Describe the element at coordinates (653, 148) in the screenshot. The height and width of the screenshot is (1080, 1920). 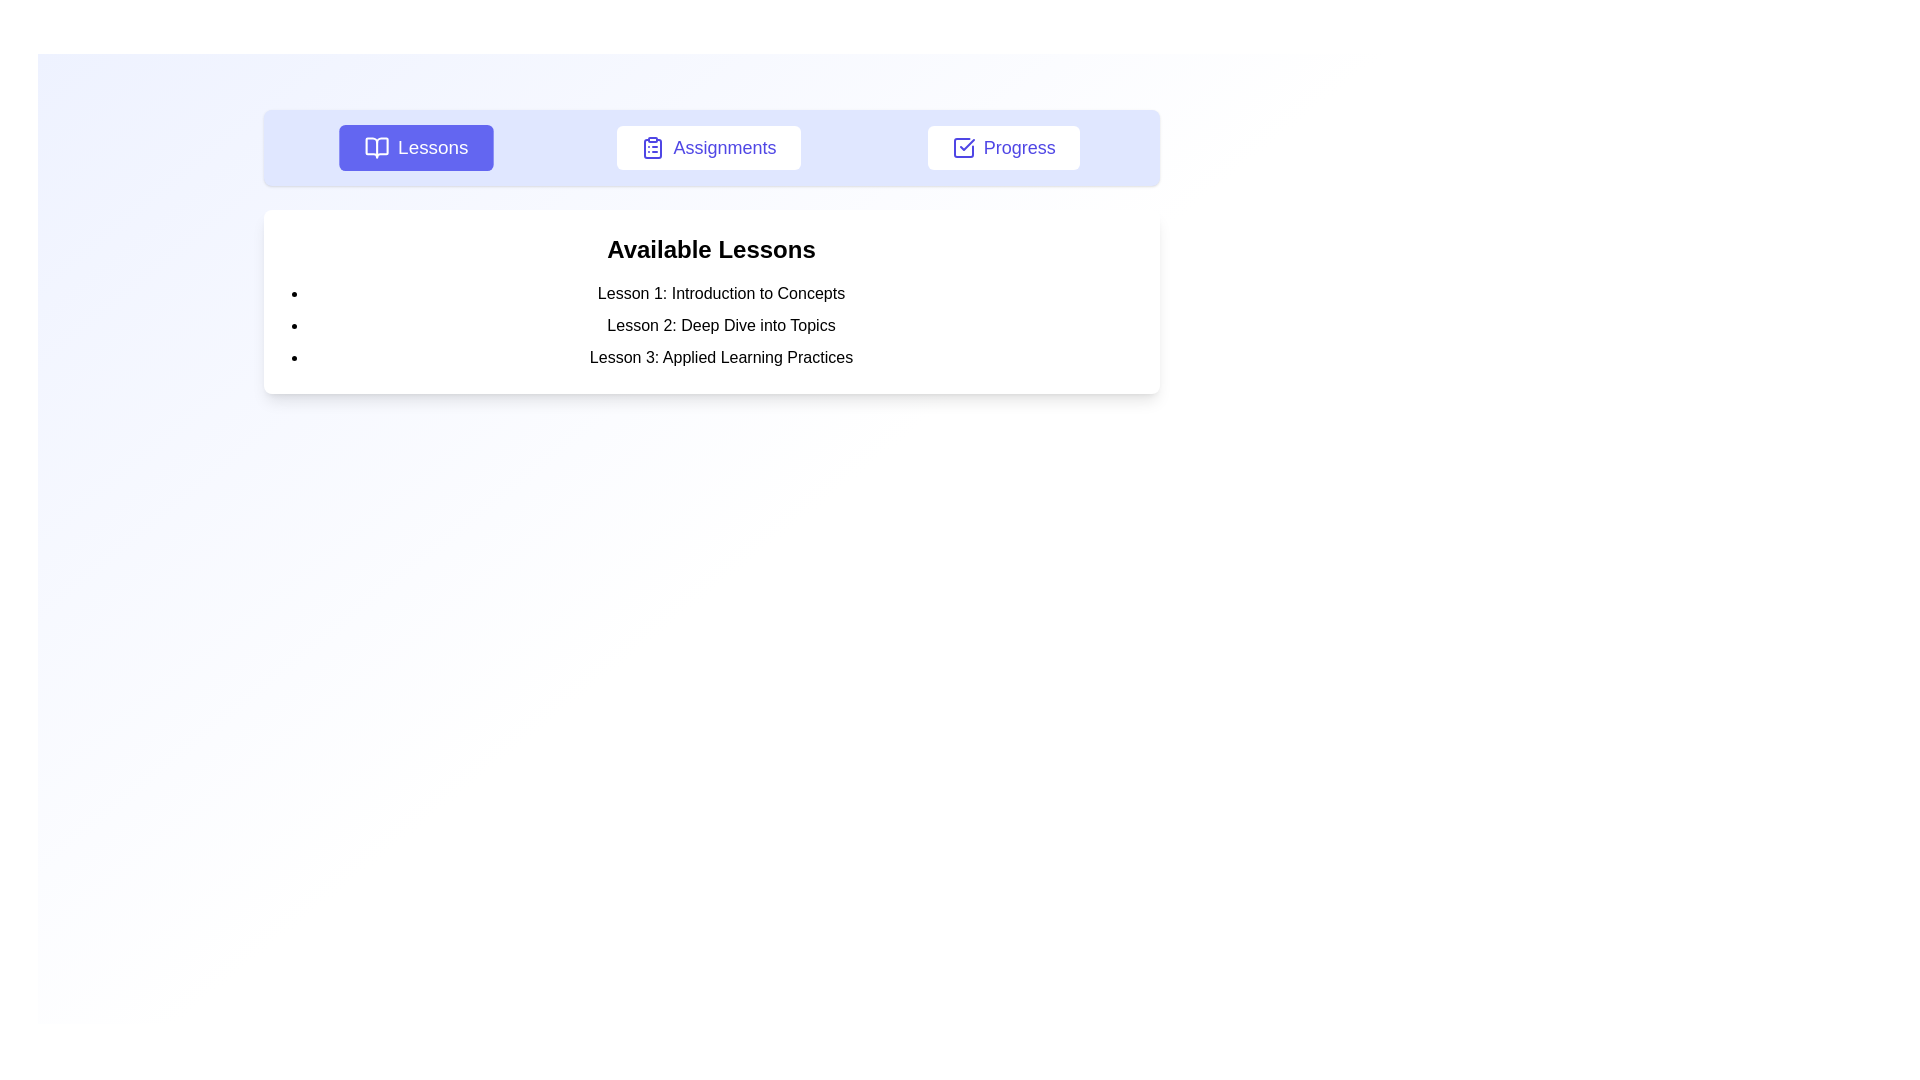
I see `the middle clipboard icon button in the navigation bar` at that location.